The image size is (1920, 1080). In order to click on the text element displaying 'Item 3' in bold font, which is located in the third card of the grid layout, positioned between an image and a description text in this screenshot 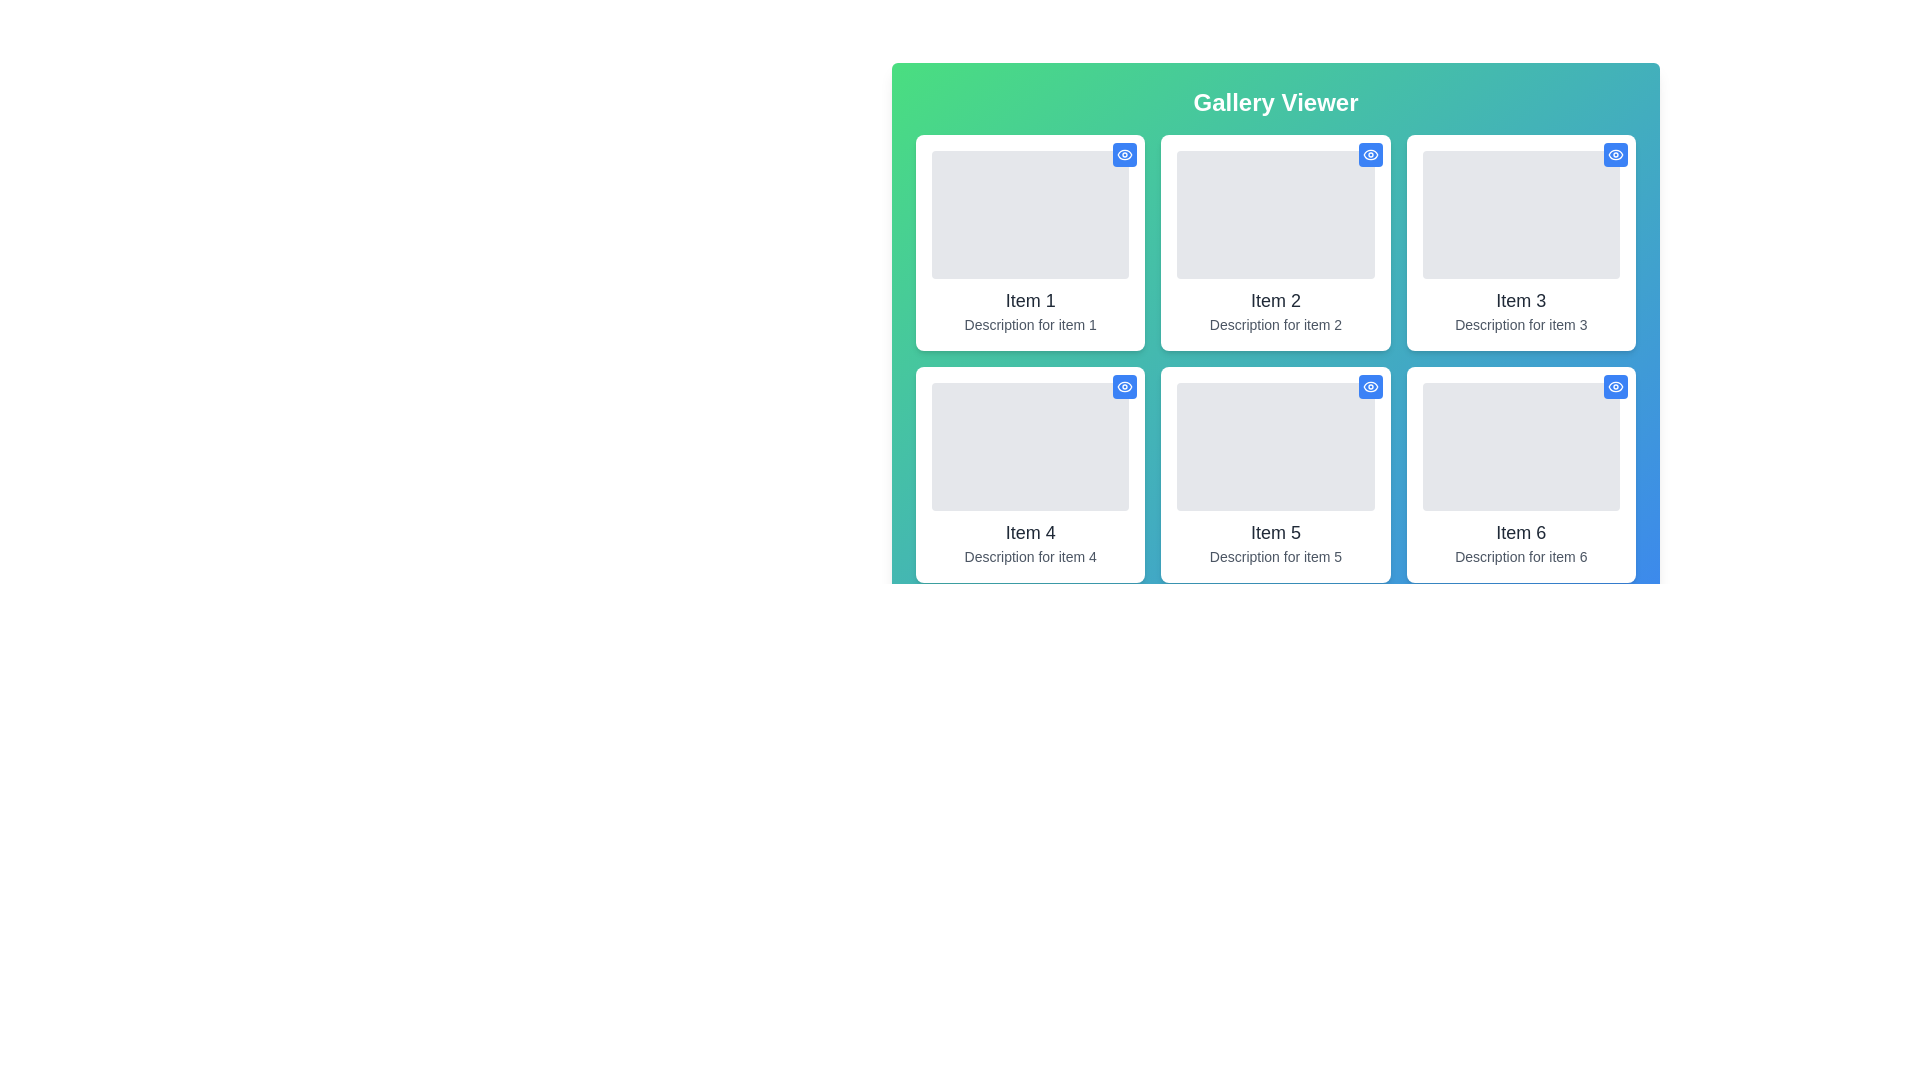, I will do `click(1520, 300)`.